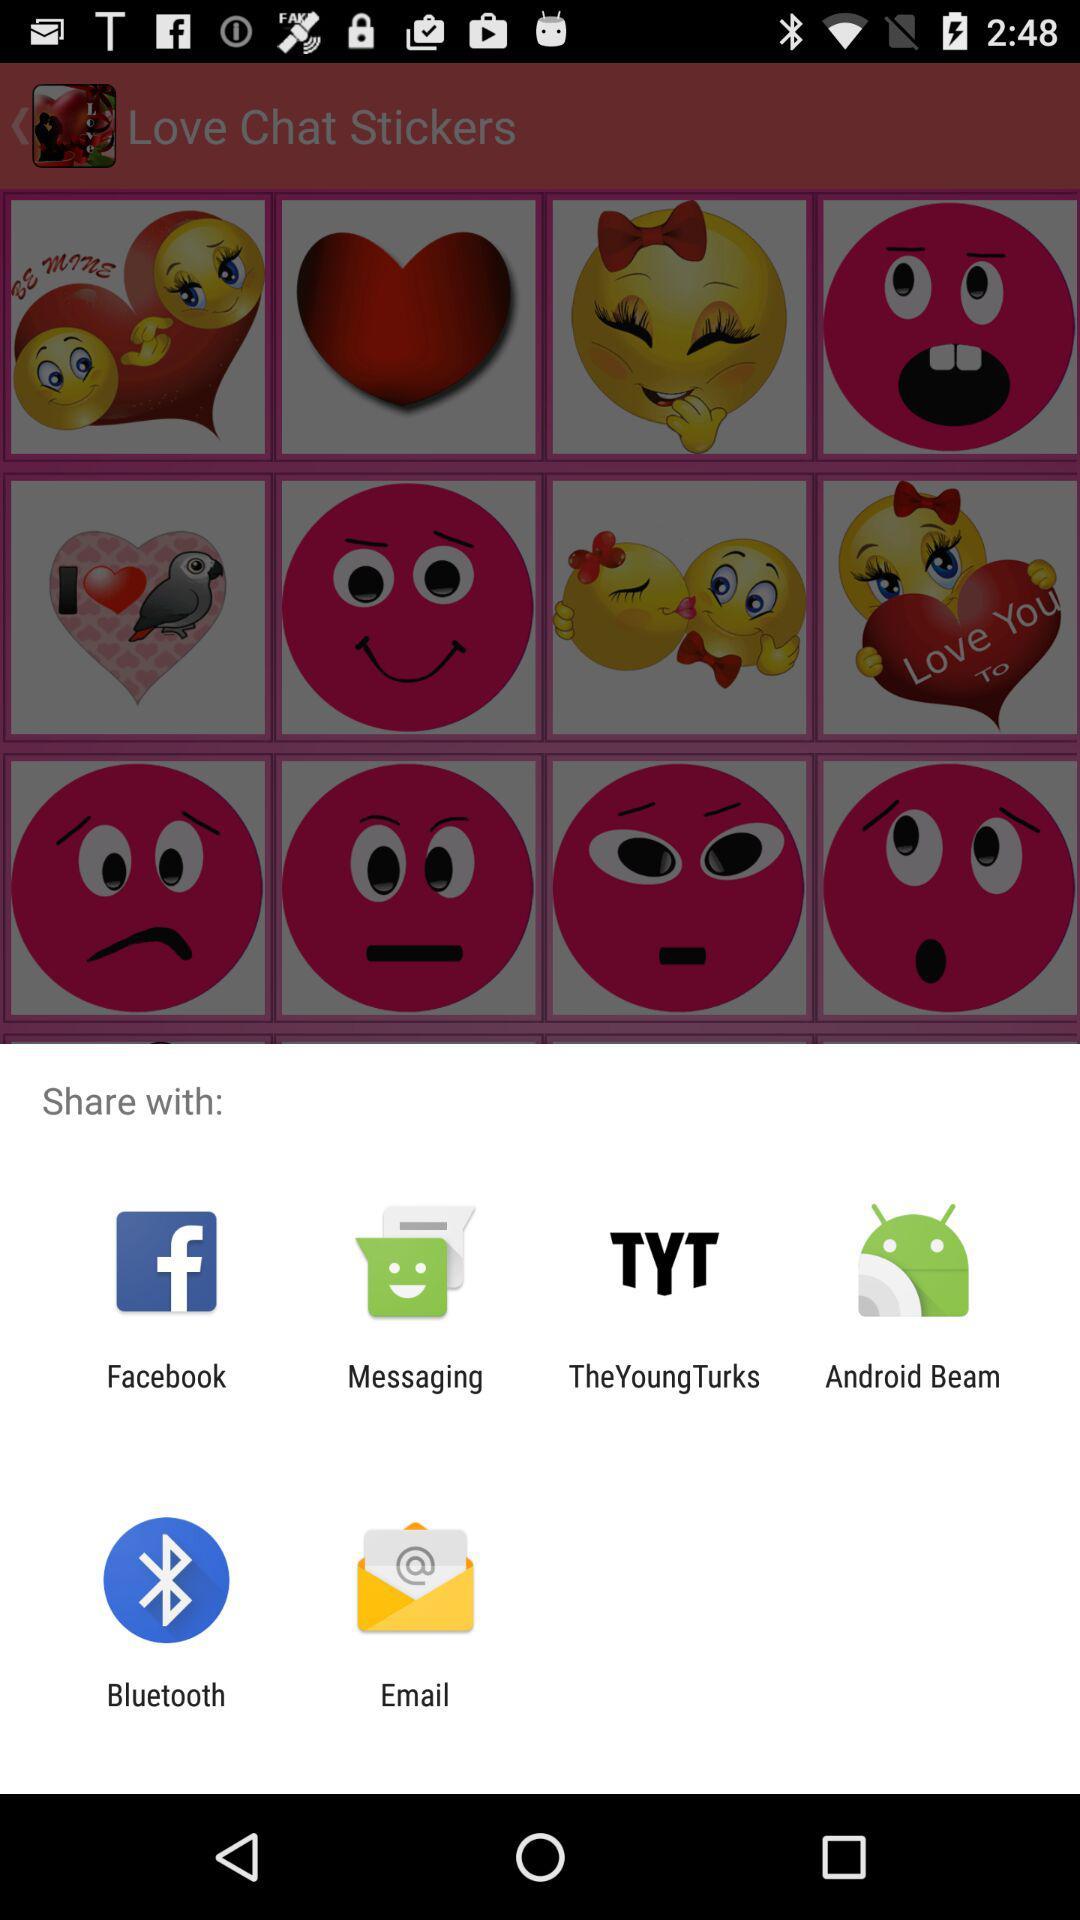 This screenshot has width=1080, height=1920. What do you see at coordinates (913, 1392) in the screenshot?
I see `icon next to the theyoungturks item` at bounding box center [913, 1392].